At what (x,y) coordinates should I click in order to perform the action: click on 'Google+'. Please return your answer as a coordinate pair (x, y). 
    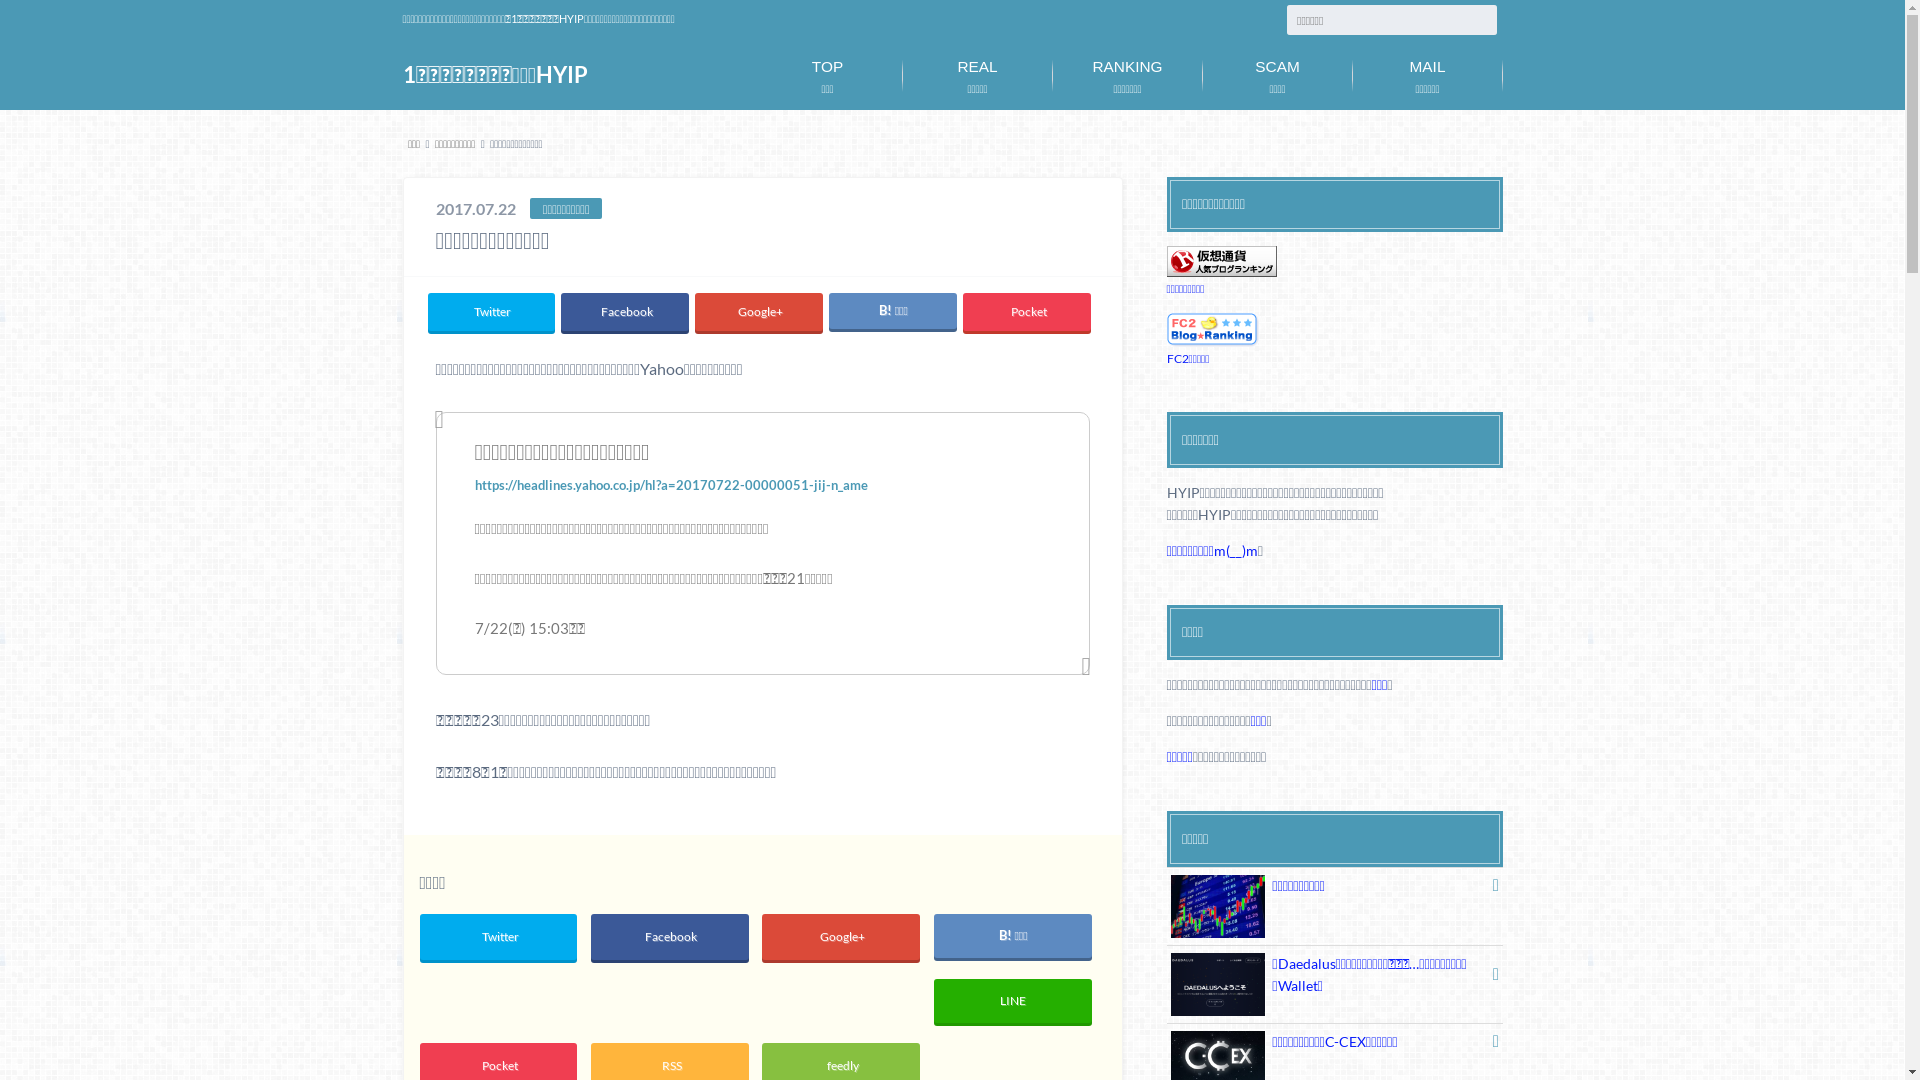
    Looking at the image, I should click on (840, 937).